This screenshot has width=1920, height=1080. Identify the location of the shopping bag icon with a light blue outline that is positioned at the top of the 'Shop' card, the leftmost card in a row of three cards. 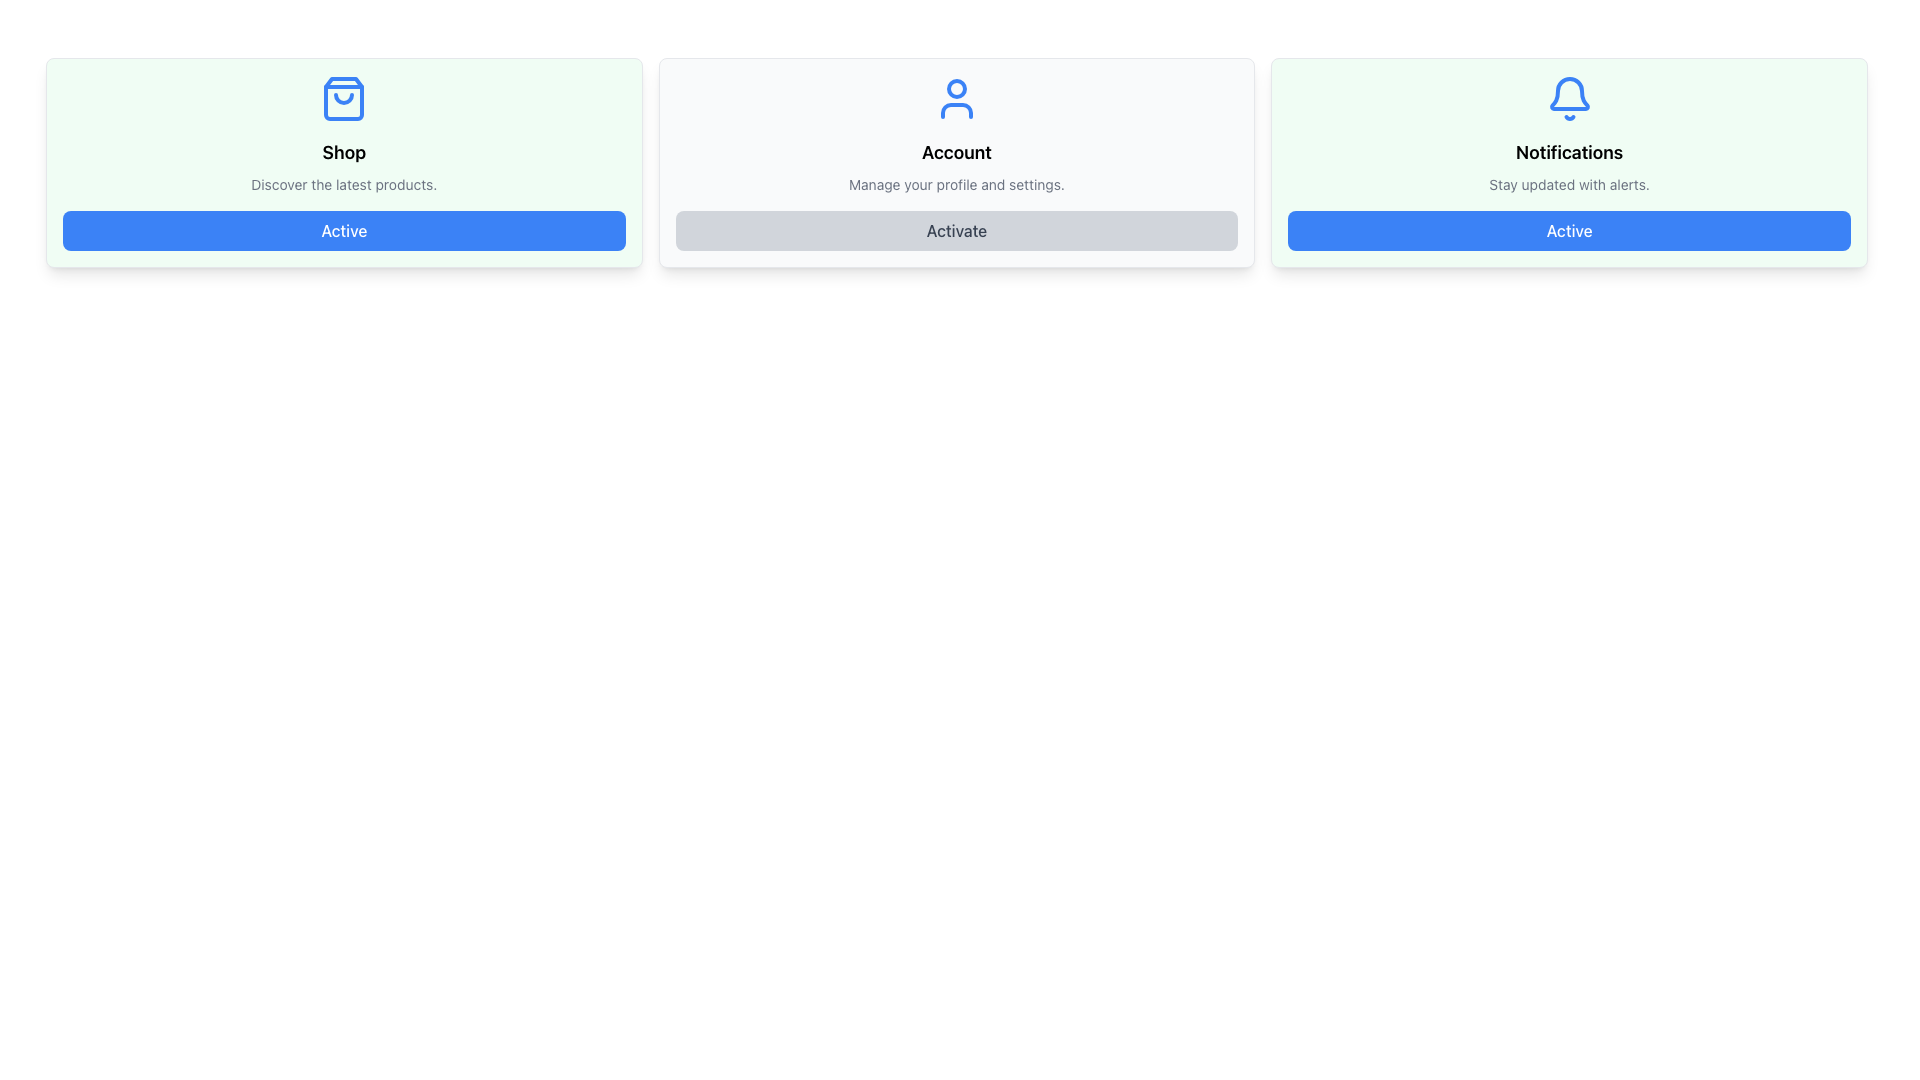
(344, 99).